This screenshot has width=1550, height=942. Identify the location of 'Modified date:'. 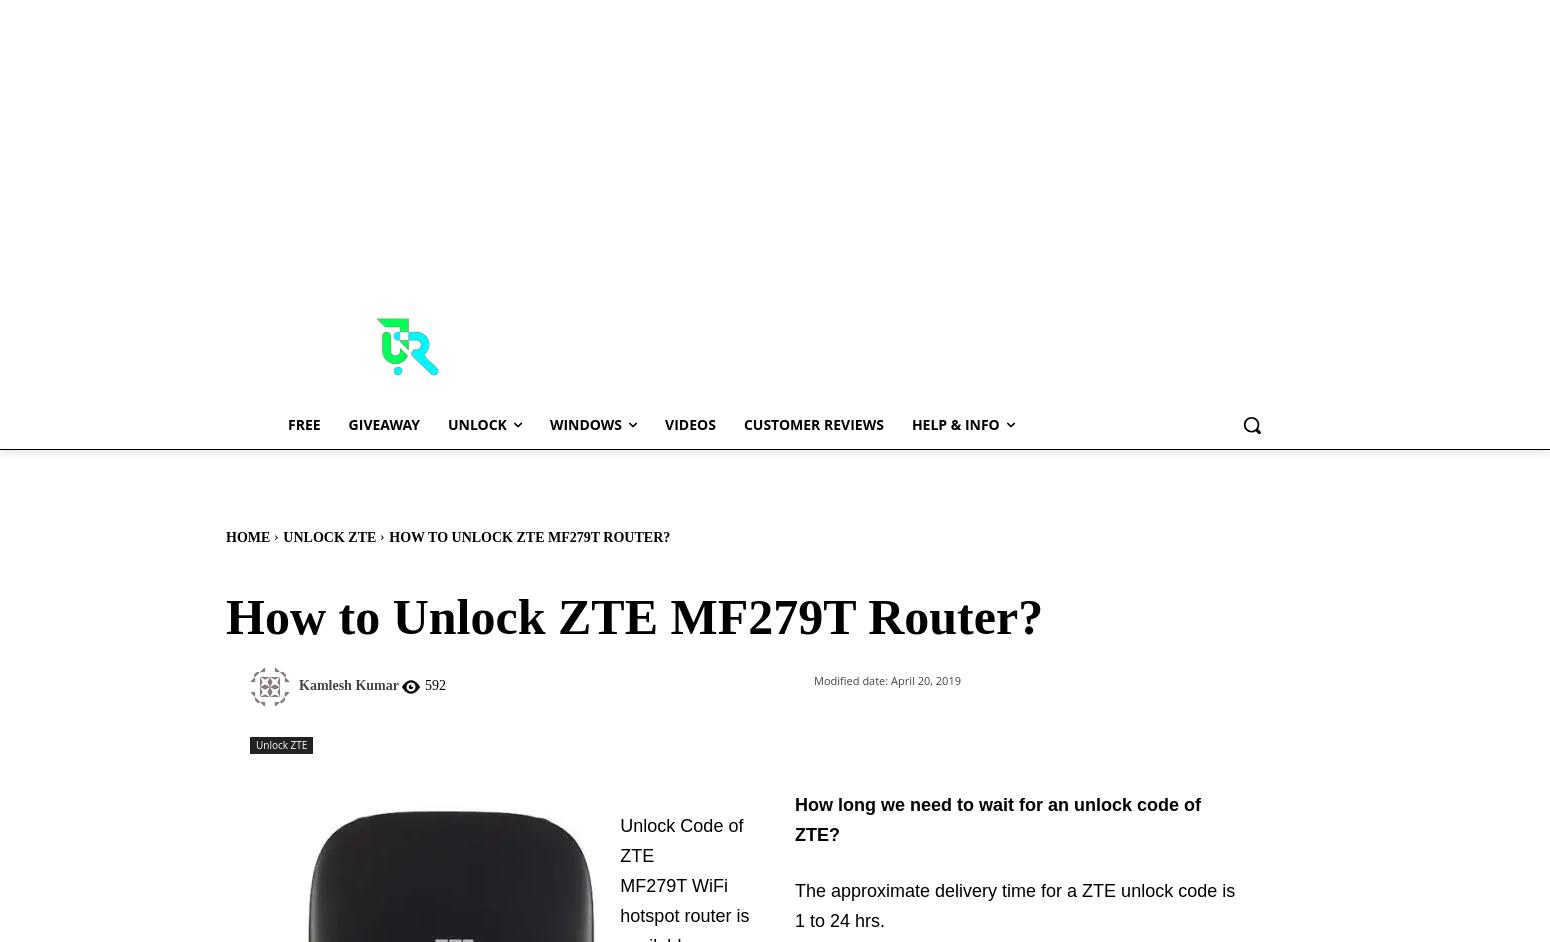
(849, 679).